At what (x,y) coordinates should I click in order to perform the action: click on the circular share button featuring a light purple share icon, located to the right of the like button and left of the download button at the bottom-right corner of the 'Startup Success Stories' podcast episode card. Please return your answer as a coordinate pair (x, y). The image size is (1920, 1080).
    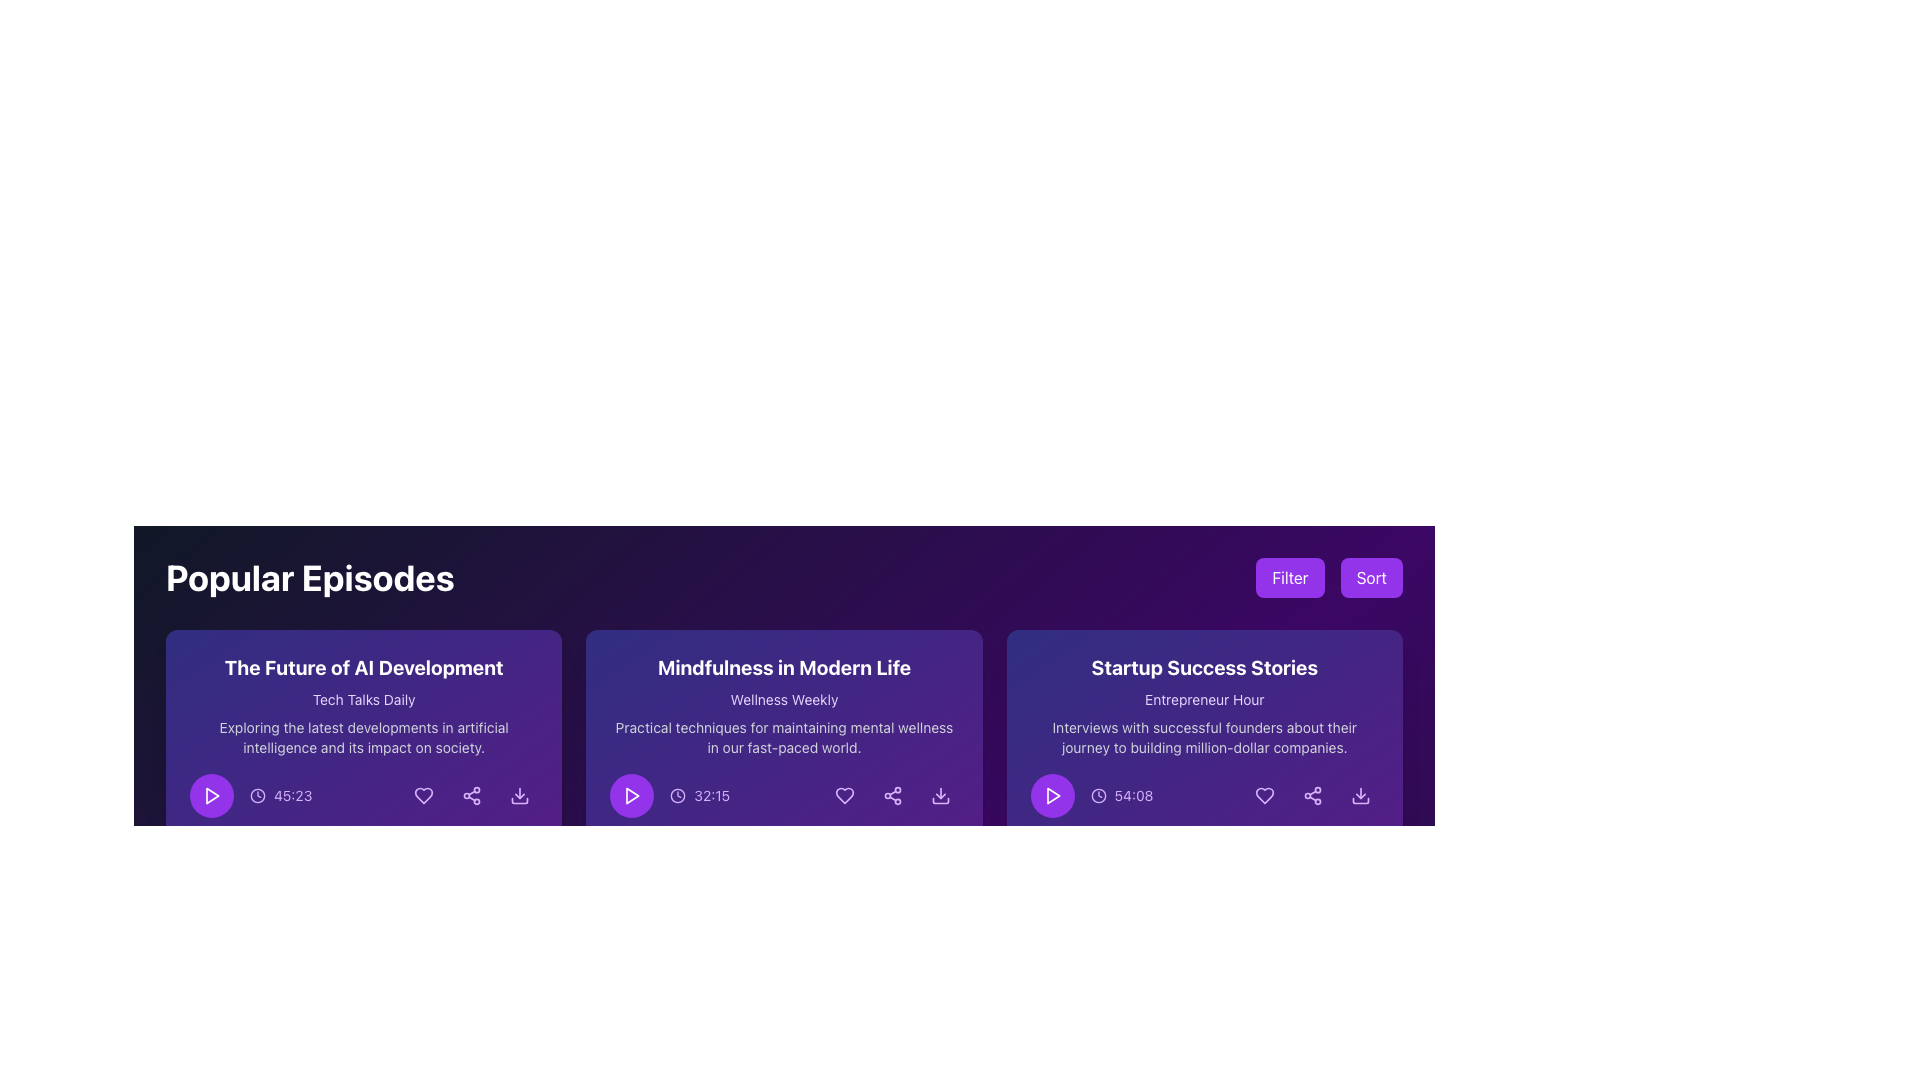
    Looking at the image, I should click on (1313, 794).